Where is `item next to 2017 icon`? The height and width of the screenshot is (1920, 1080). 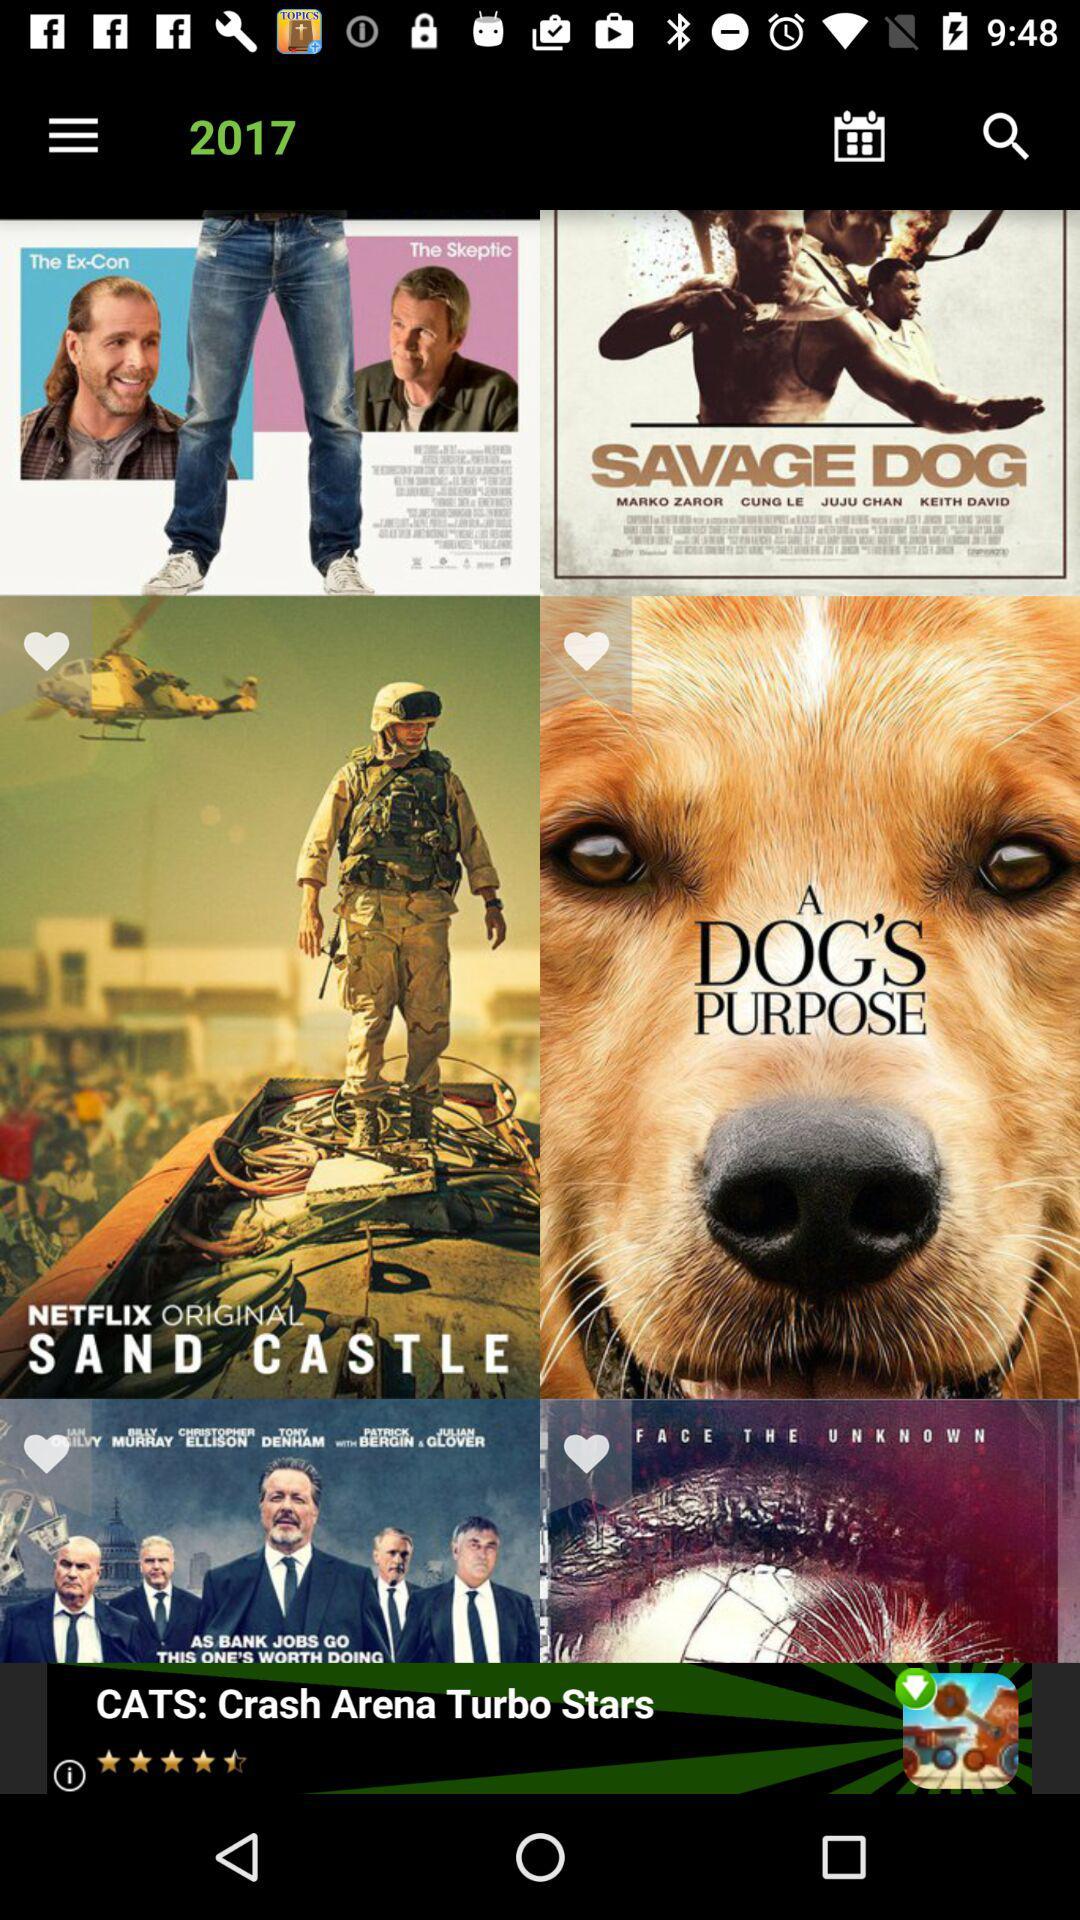 item next to 2017 icon is located at coordinates (72, 135).